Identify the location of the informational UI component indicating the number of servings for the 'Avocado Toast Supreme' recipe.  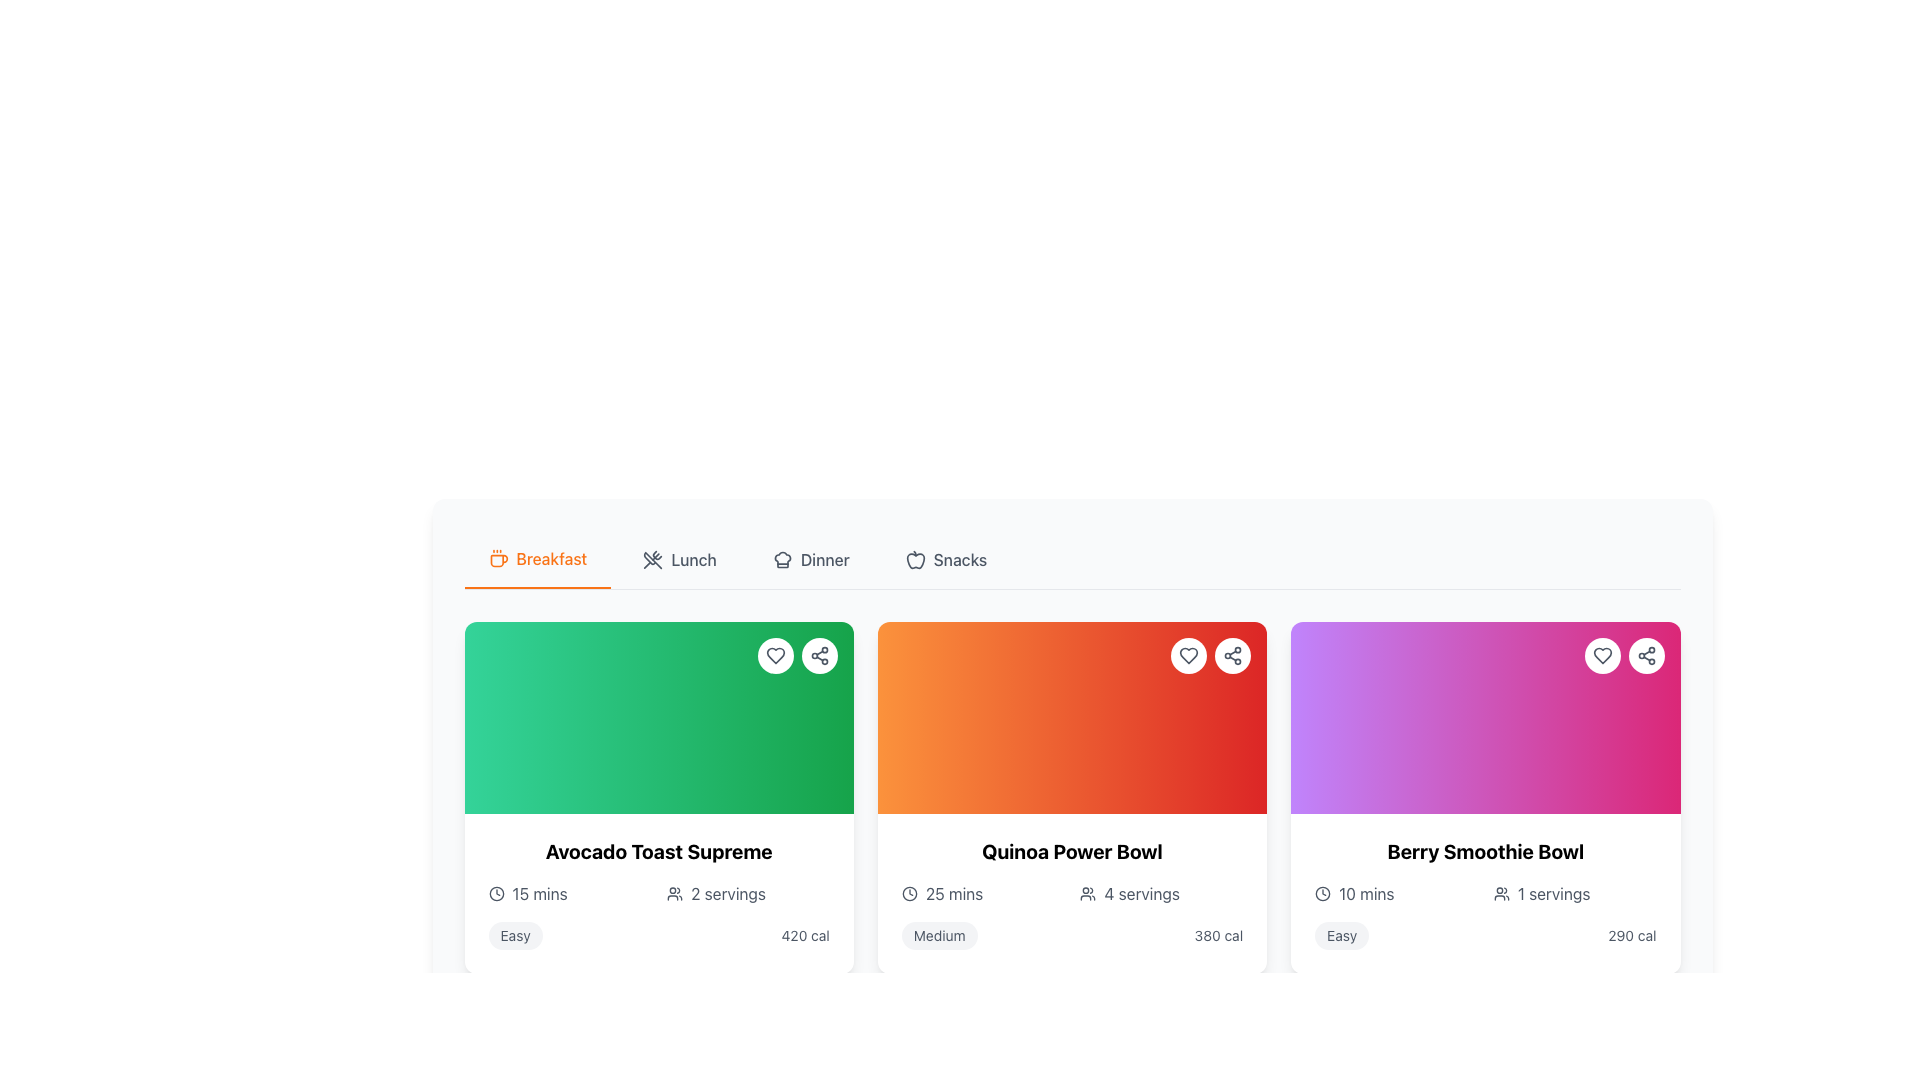
(747, 893).